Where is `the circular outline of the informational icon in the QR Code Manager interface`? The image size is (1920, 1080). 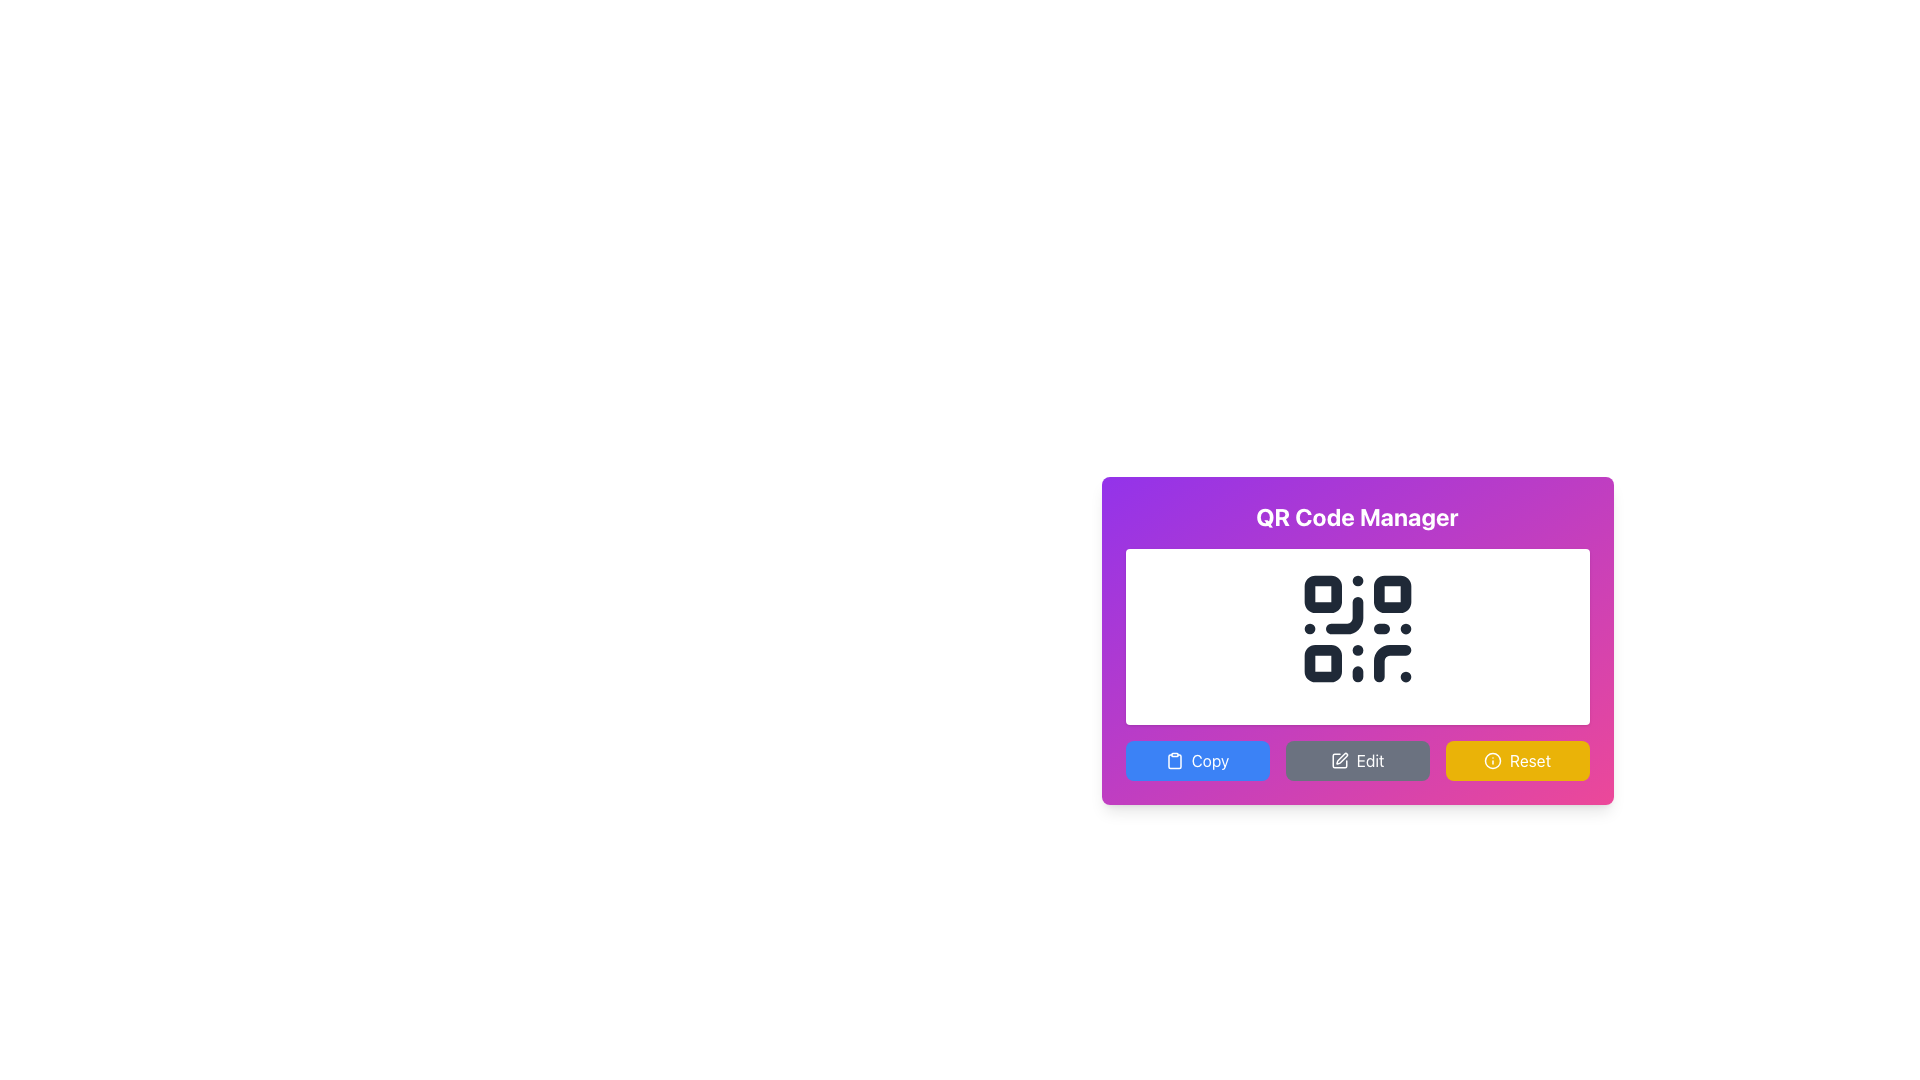
the circular outline of the informational icon in the QR Code Manager interface is located at coordinates (1492, 760).